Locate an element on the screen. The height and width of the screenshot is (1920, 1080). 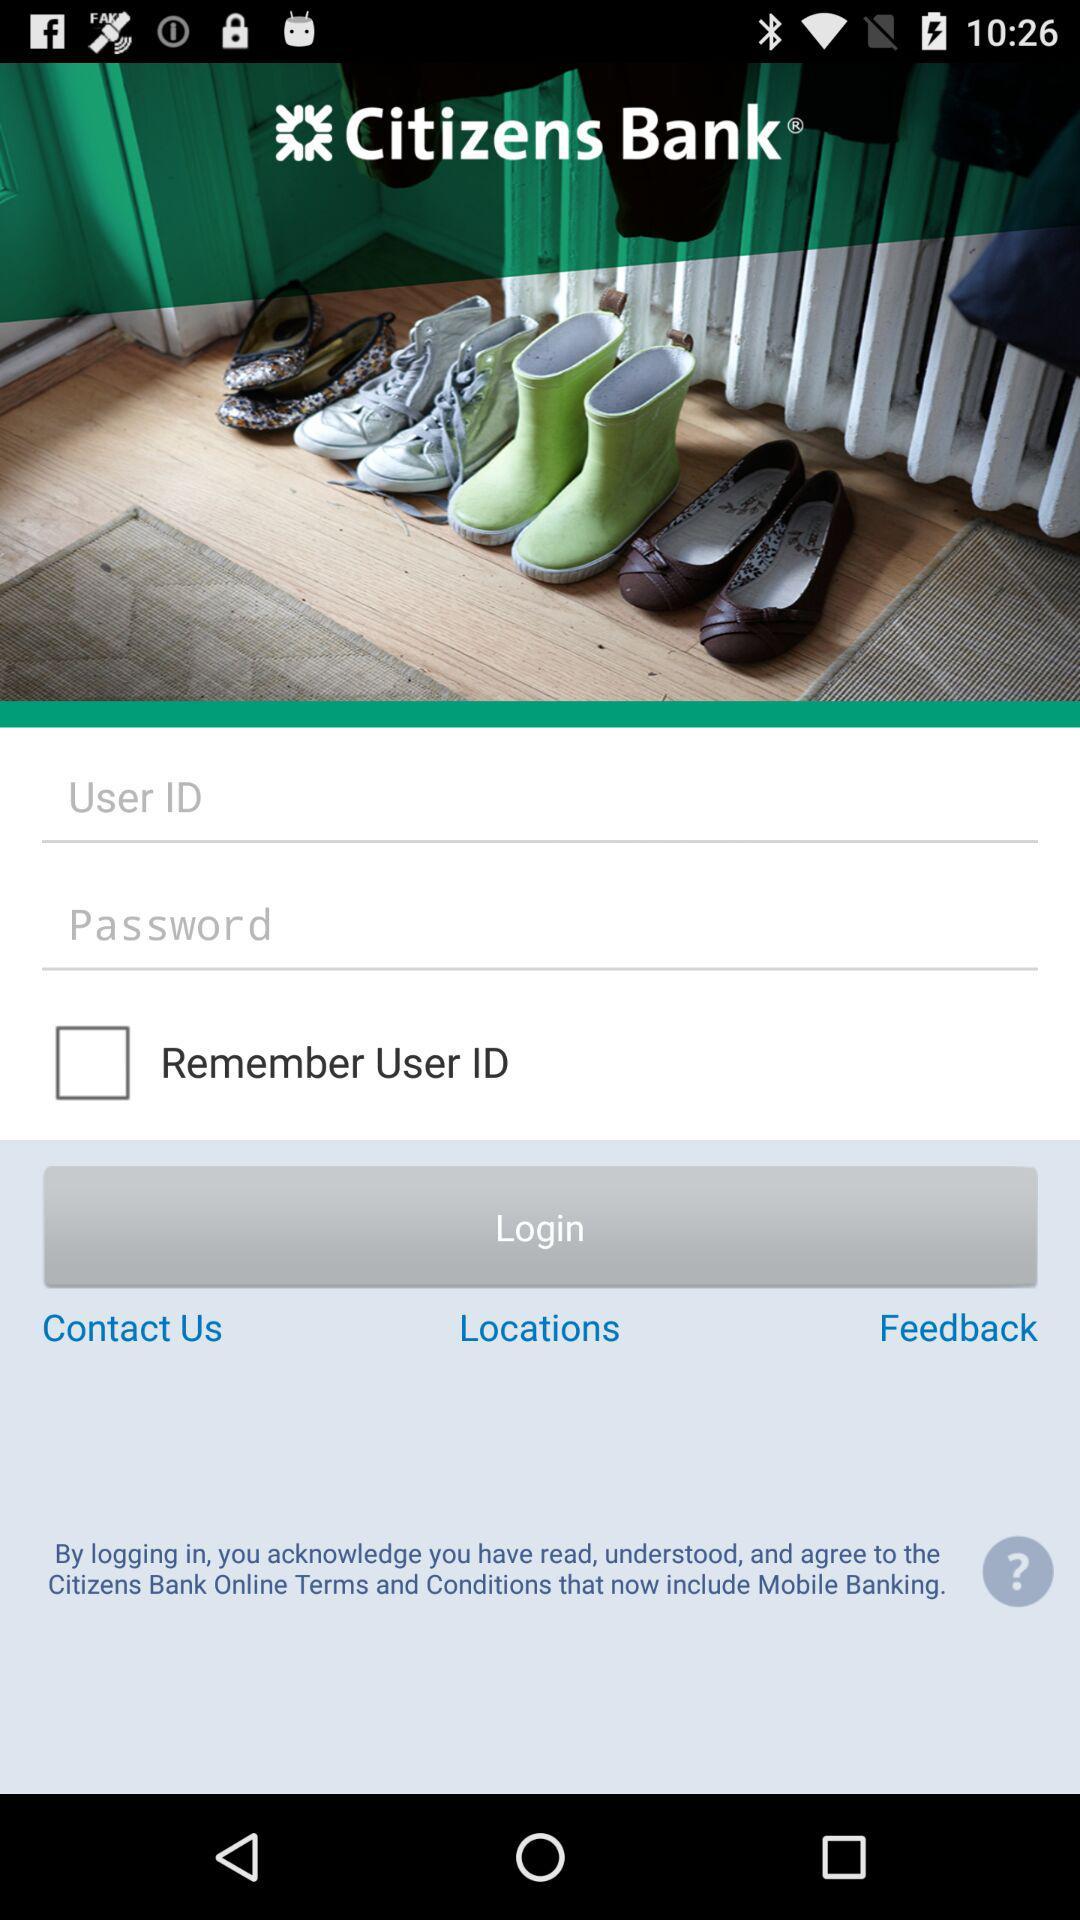
the icon to the left of feedback is located at coordinates (538, 1326).